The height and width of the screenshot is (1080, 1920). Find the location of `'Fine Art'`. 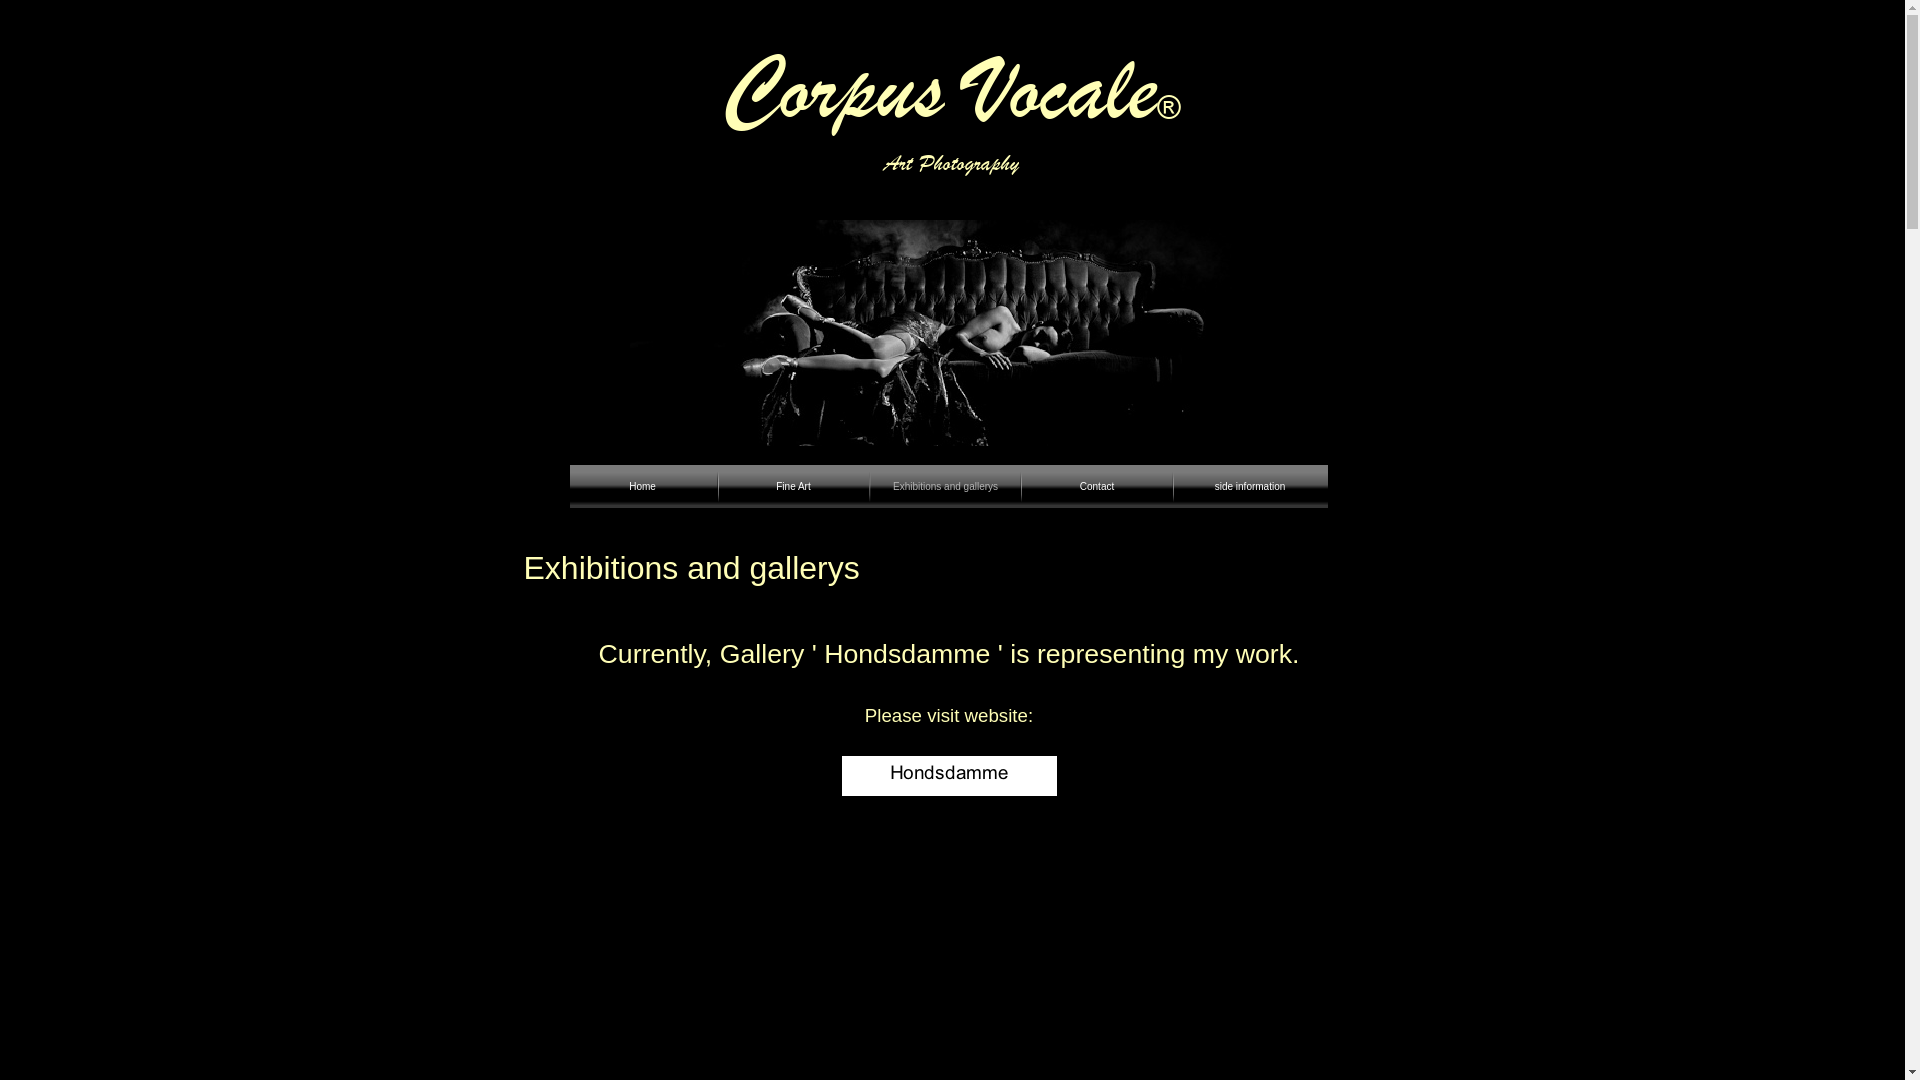

'Fine Art' is located at coordinates (791, 486).